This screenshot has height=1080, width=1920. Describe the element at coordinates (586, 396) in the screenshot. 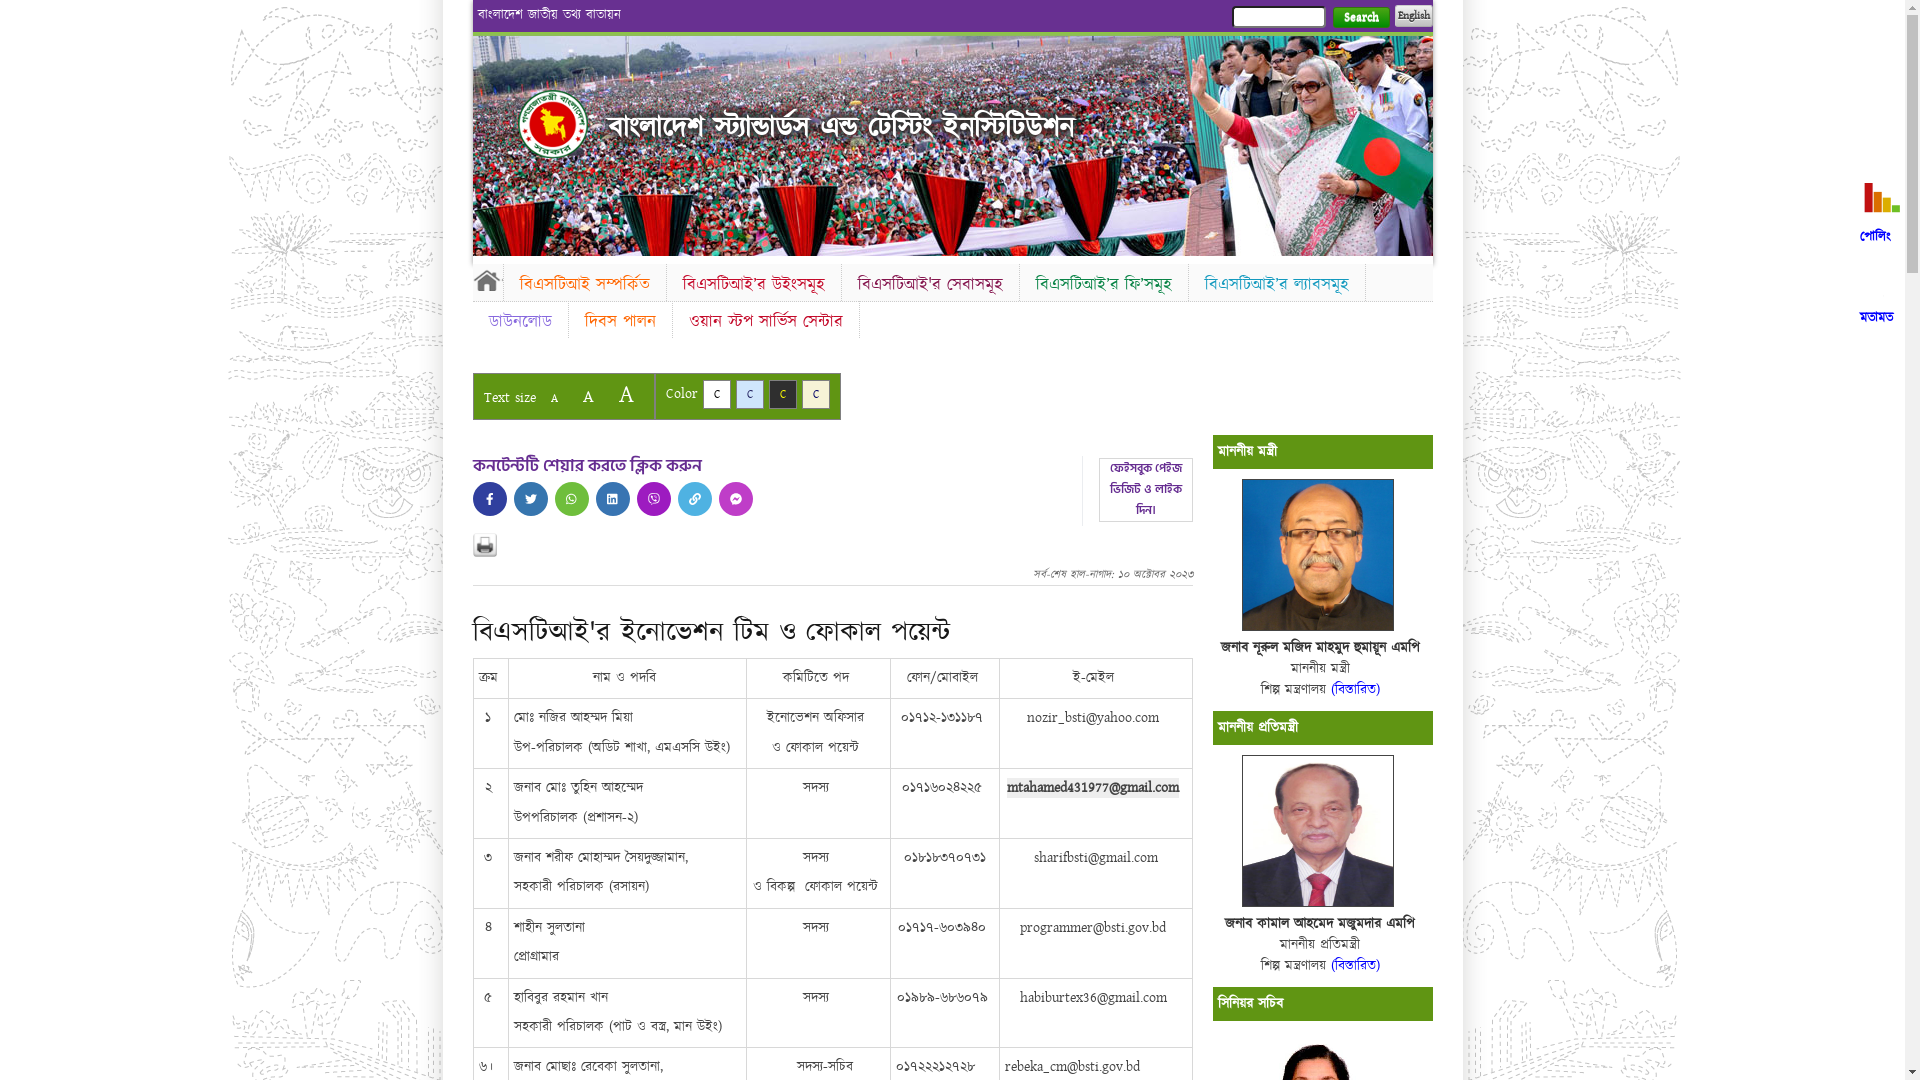

I see `'A'` at that location.